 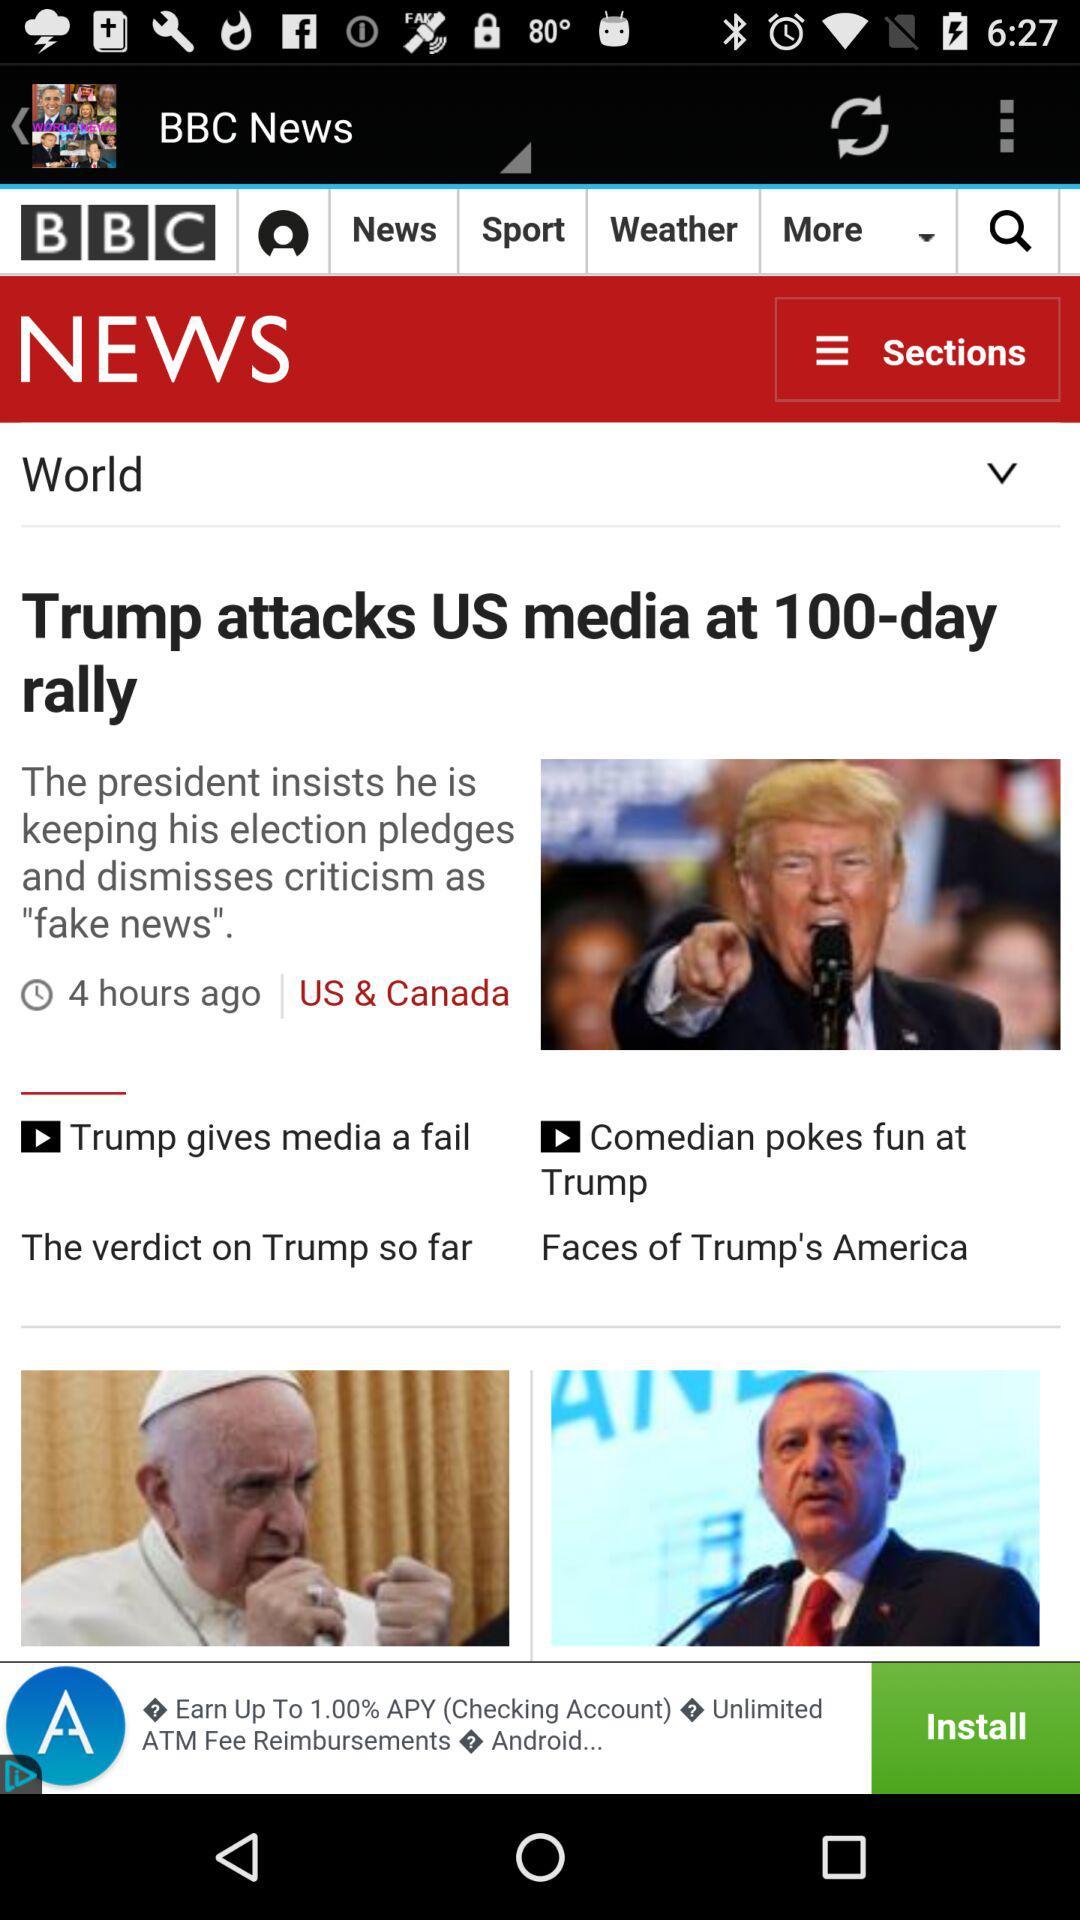 What do you see at coordinates (540, 1727) in the screenshot?
I see `advertisement page` at bounding box center [540, 1727].